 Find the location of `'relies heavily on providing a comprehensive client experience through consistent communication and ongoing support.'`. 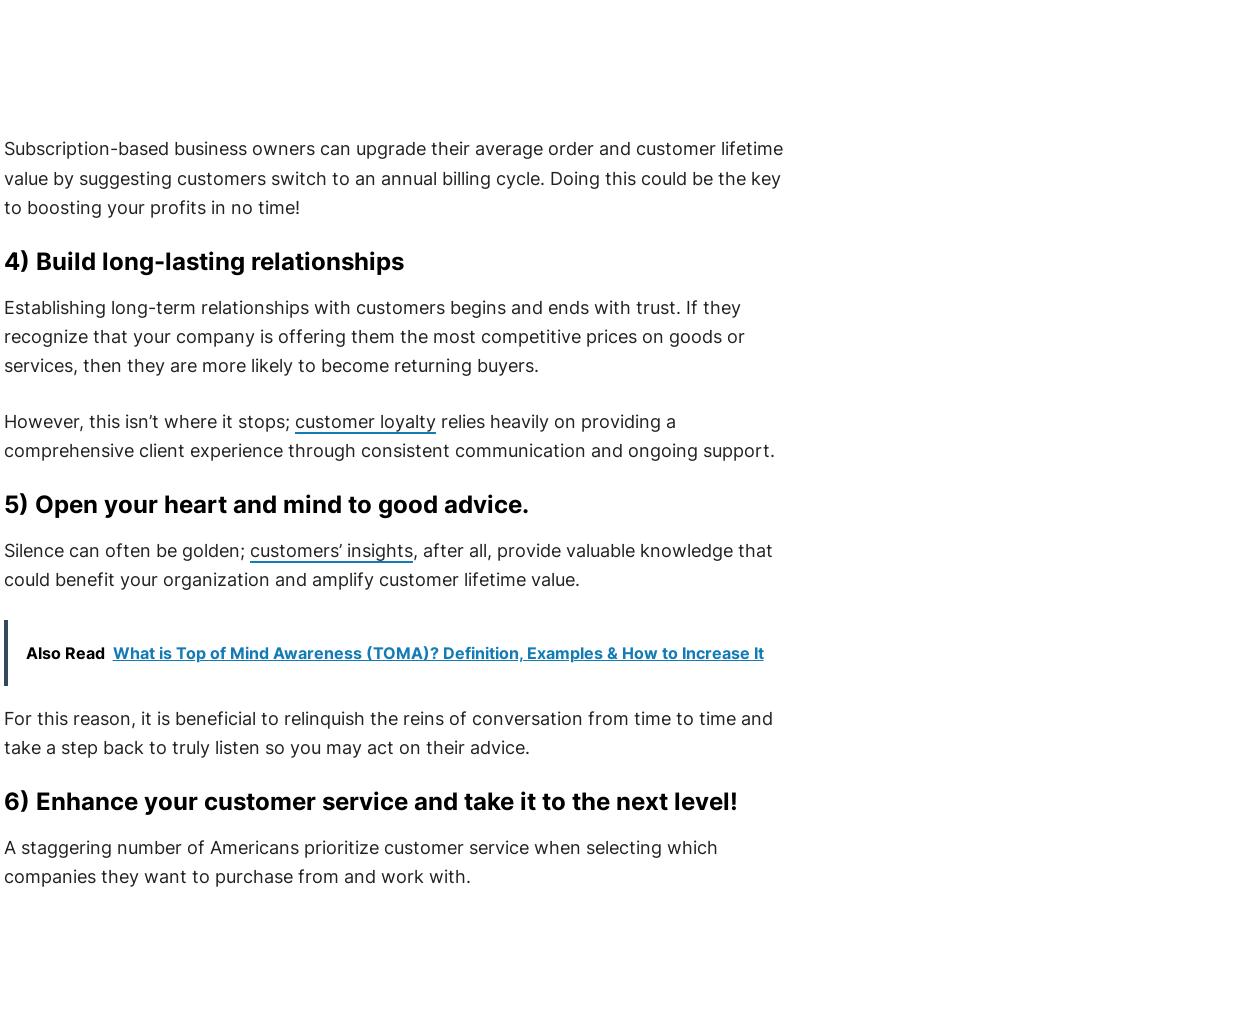

'relies heavily on providing a comprehensive client experience through consistent communication and ongoing support.' is located at coordinates (388, 434).